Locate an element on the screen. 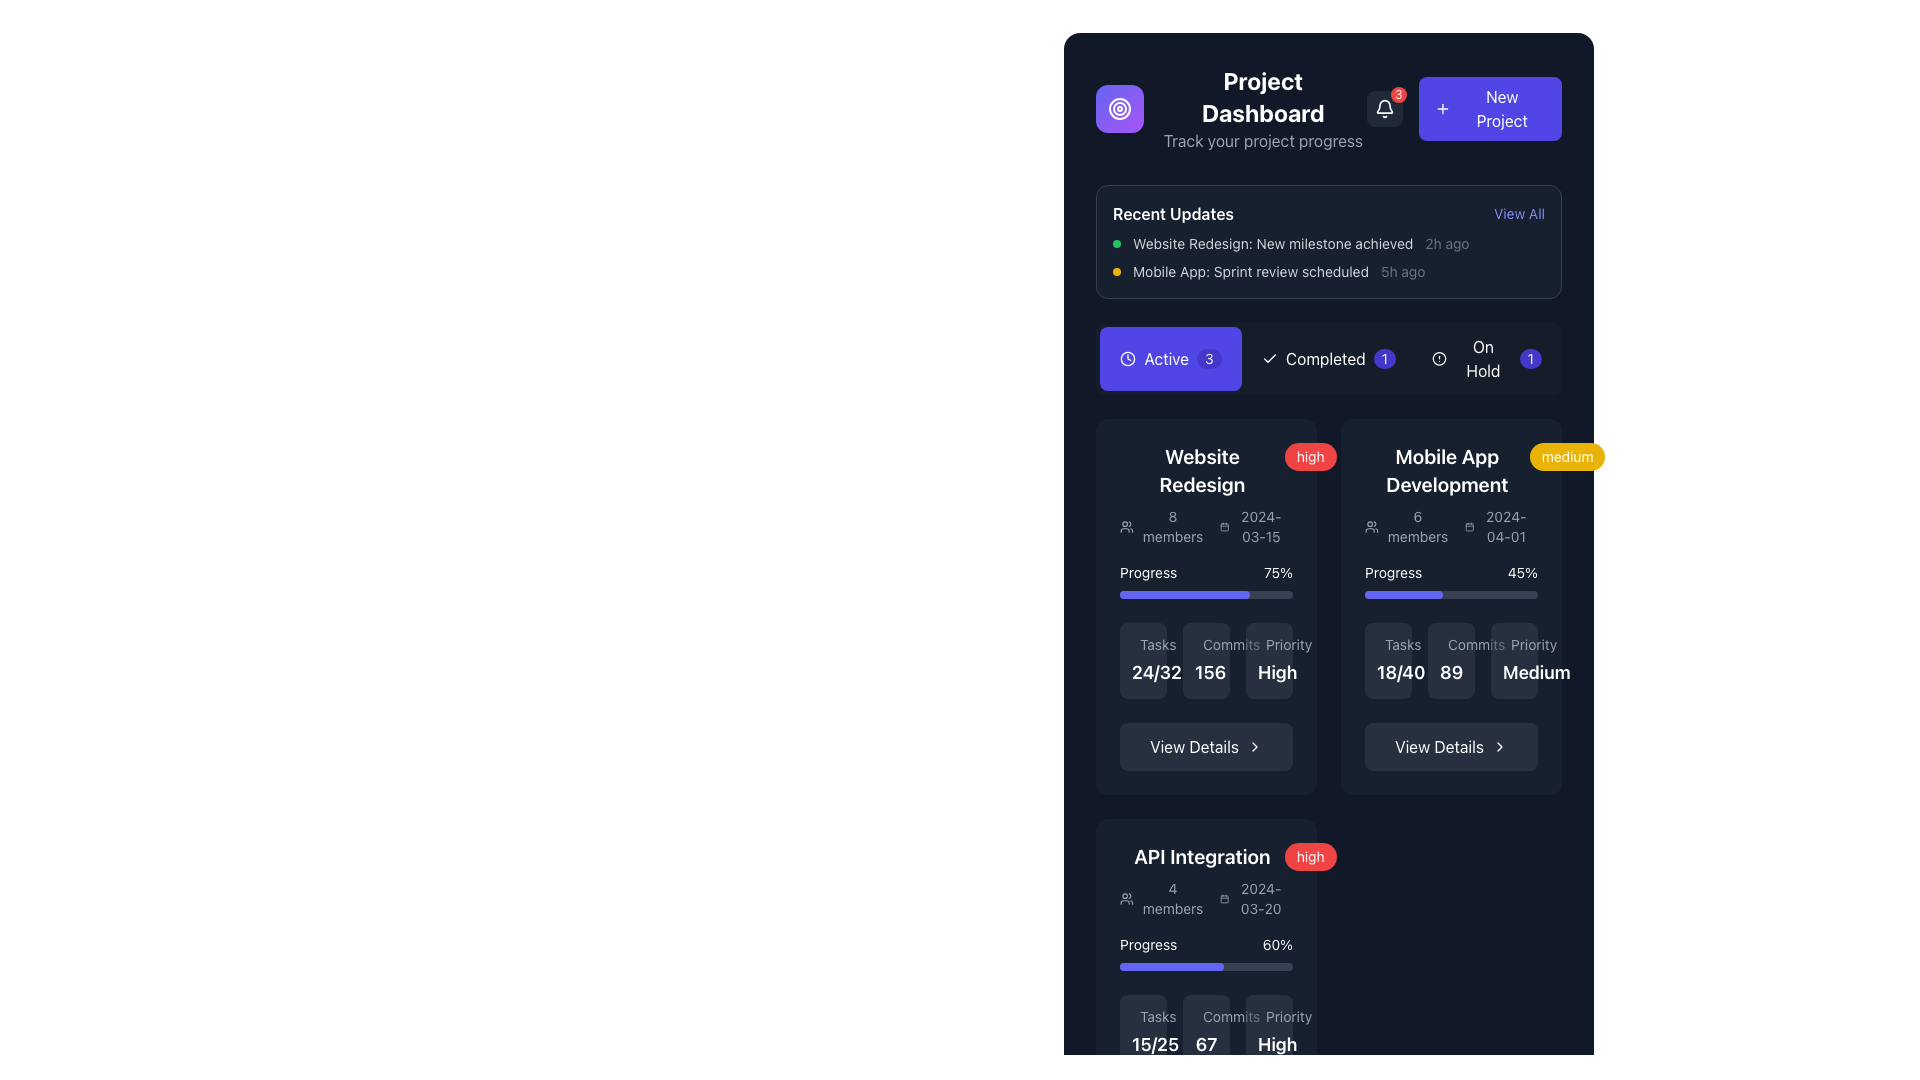  the 'New Project' button, which is a purple rectangular button with rounded corners located at the top-right corner of the interface, to initiate the creation process is located at coordinates (1490, 108).